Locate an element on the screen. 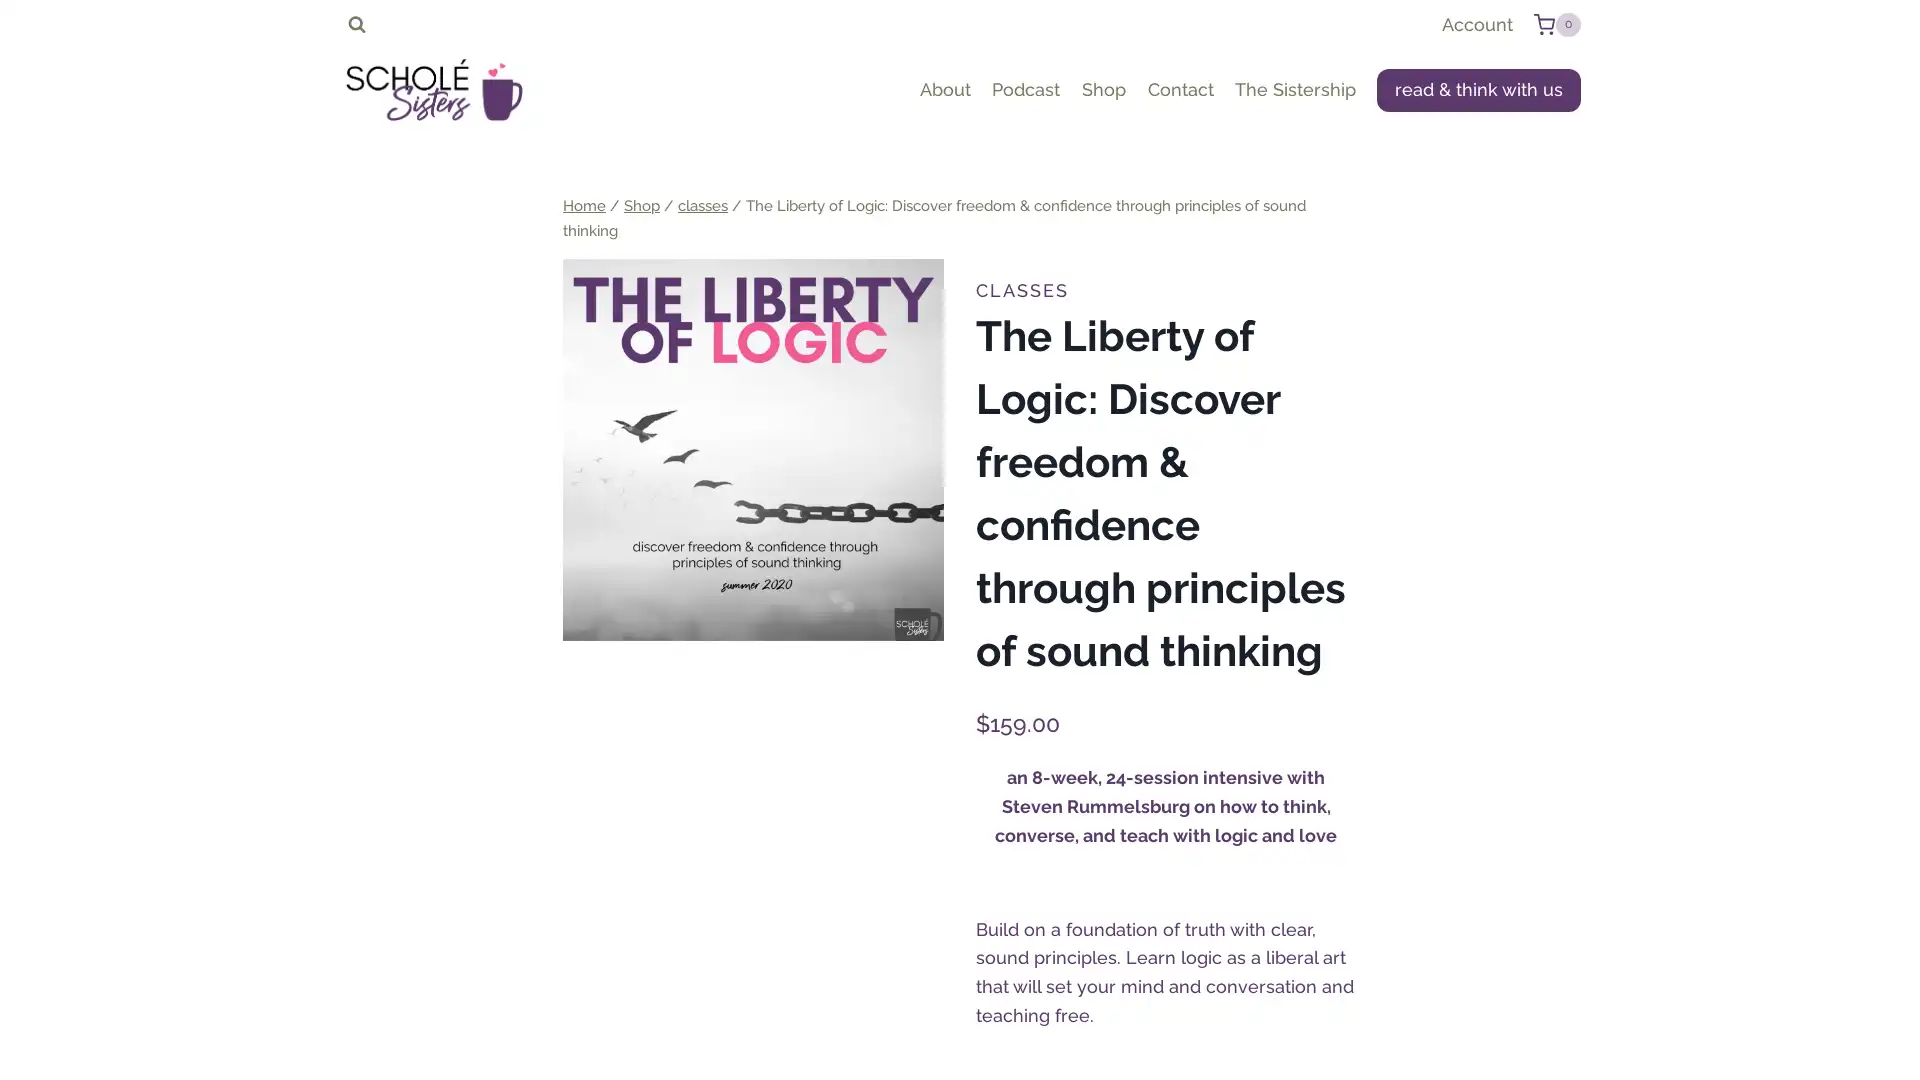 The width and height of the screenshot is (1920, 1080). View Search Form is located at coordinates (356, 24).